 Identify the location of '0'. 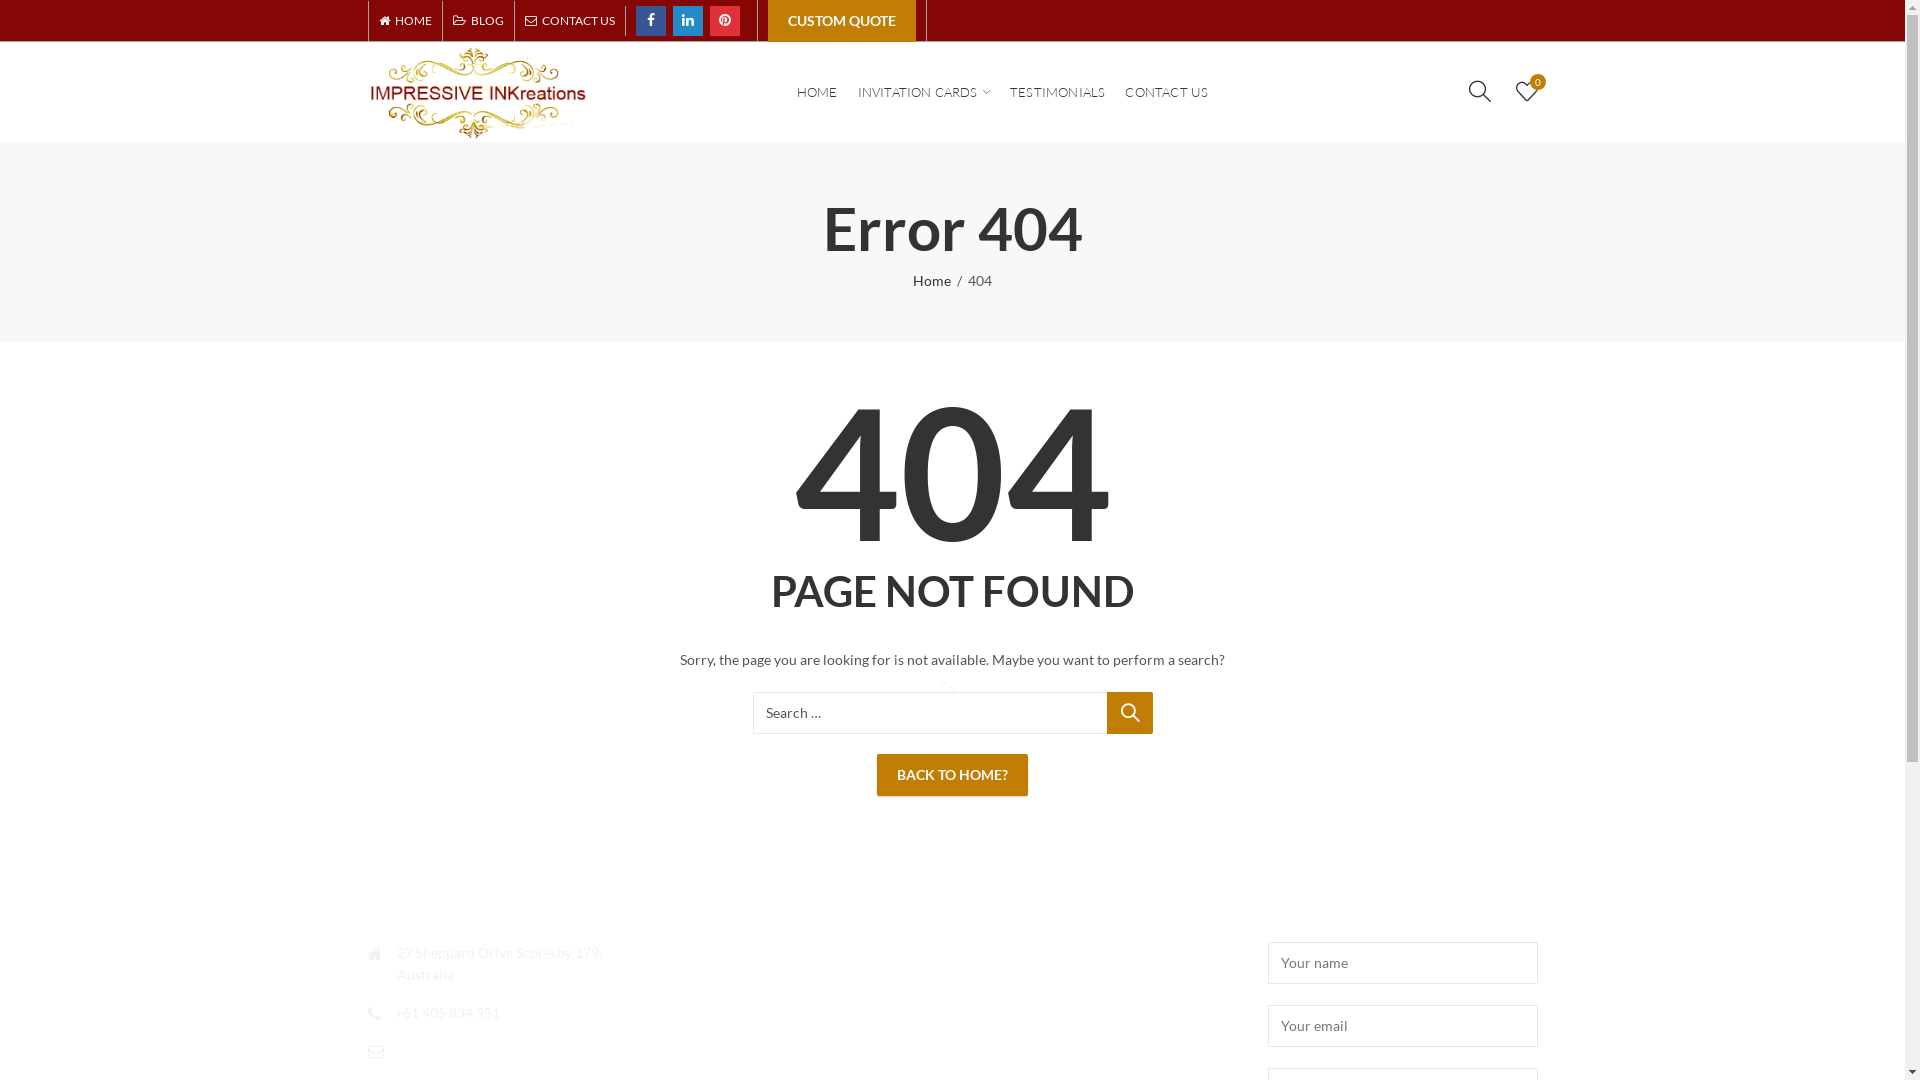
(1525, 90).